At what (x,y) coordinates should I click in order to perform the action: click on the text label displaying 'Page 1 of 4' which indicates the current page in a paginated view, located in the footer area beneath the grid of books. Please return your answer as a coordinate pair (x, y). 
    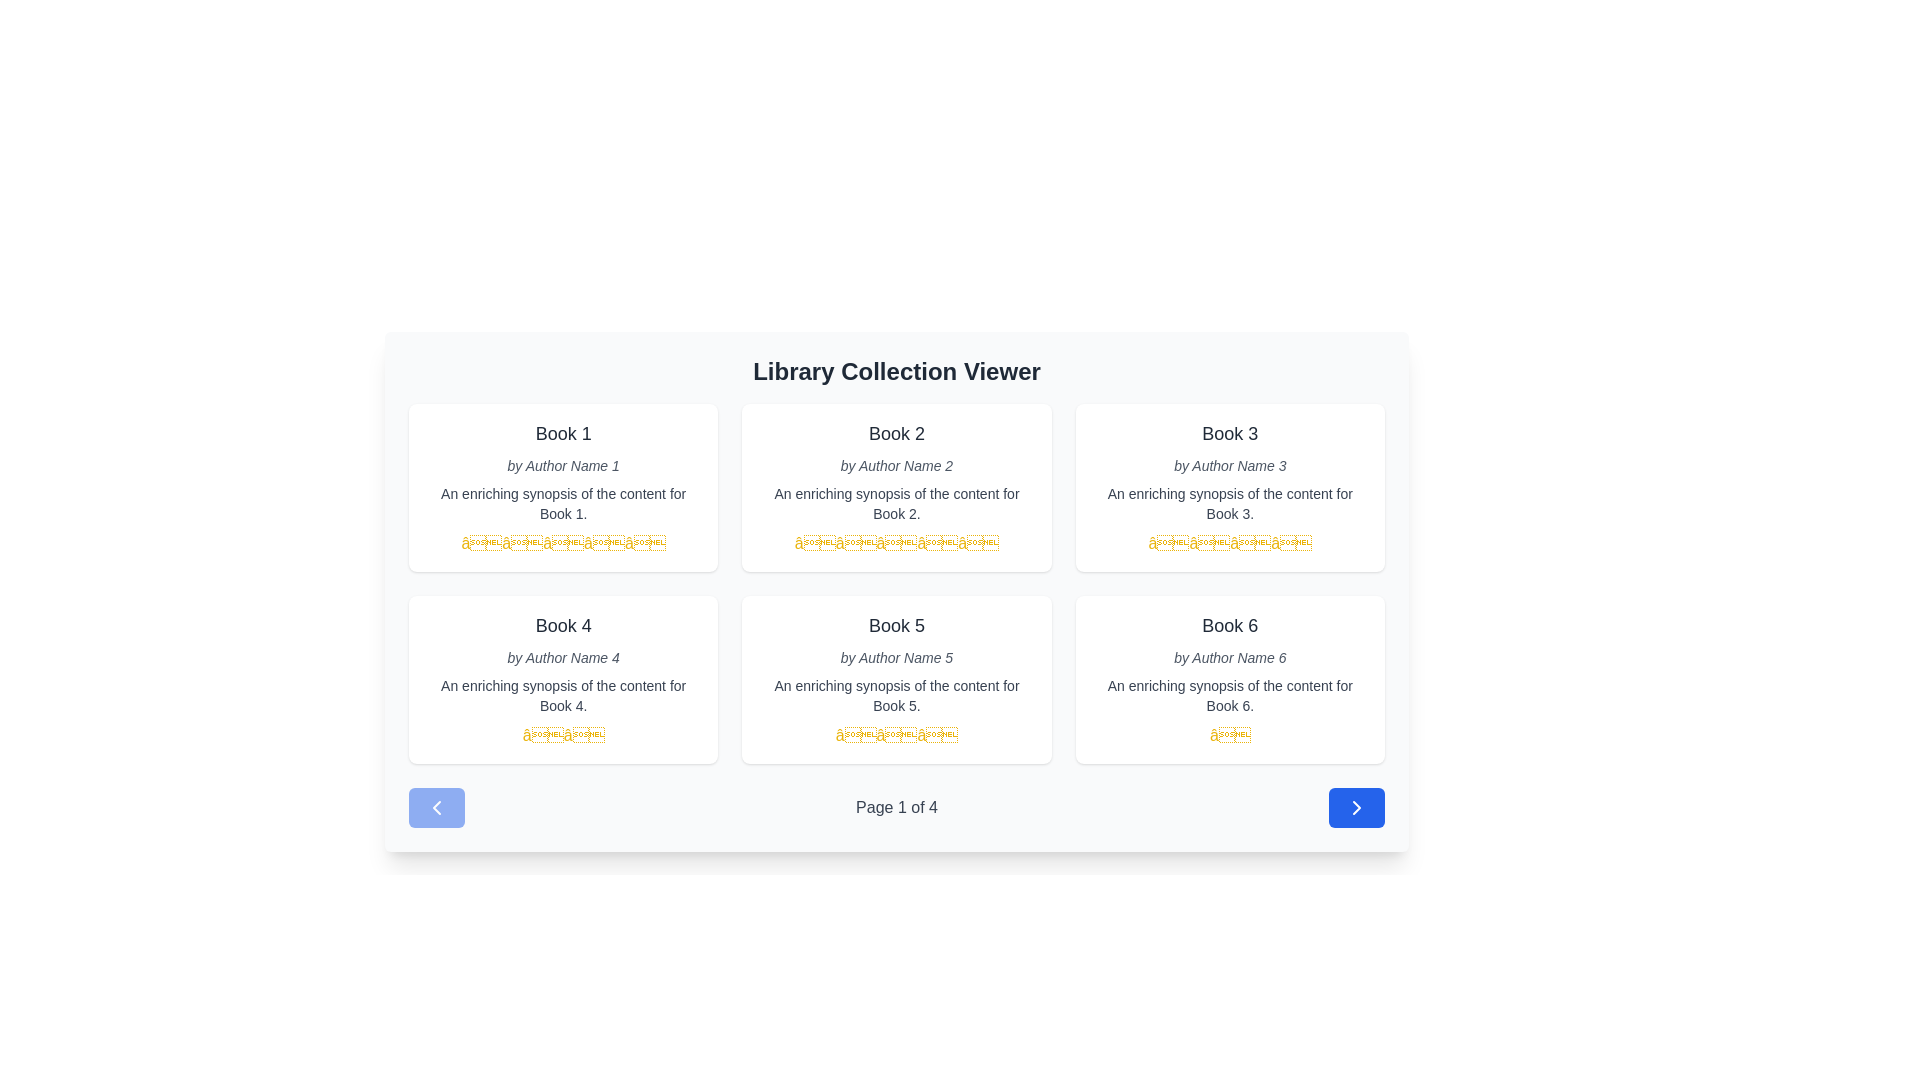
    Looking at the image, I should click on (896, 806).